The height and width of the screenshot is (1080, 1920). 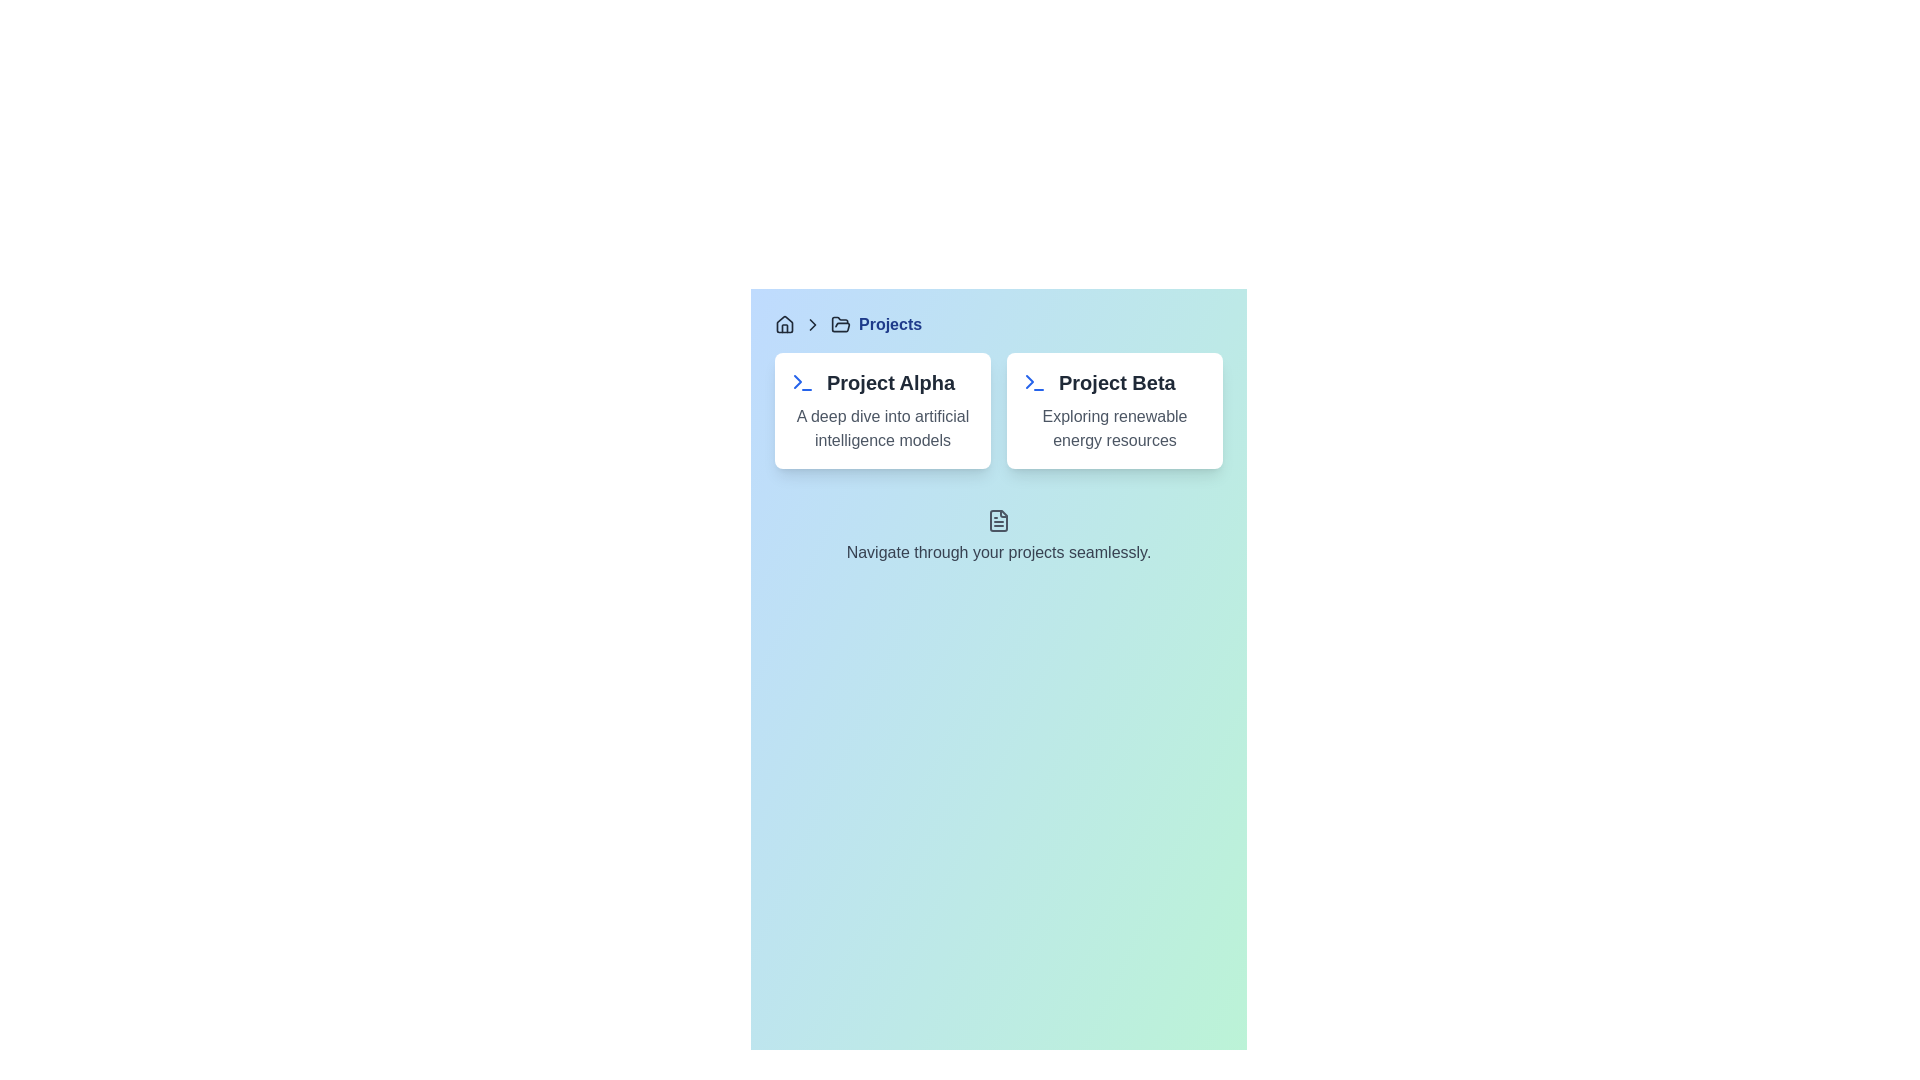 I want to click on the card titled 'Project Alpha', which features a blue terminal icon on the left and a bold black title text next to it, located at the top-left of the grid under the 'Projects' section, so click(x=882, y=410).